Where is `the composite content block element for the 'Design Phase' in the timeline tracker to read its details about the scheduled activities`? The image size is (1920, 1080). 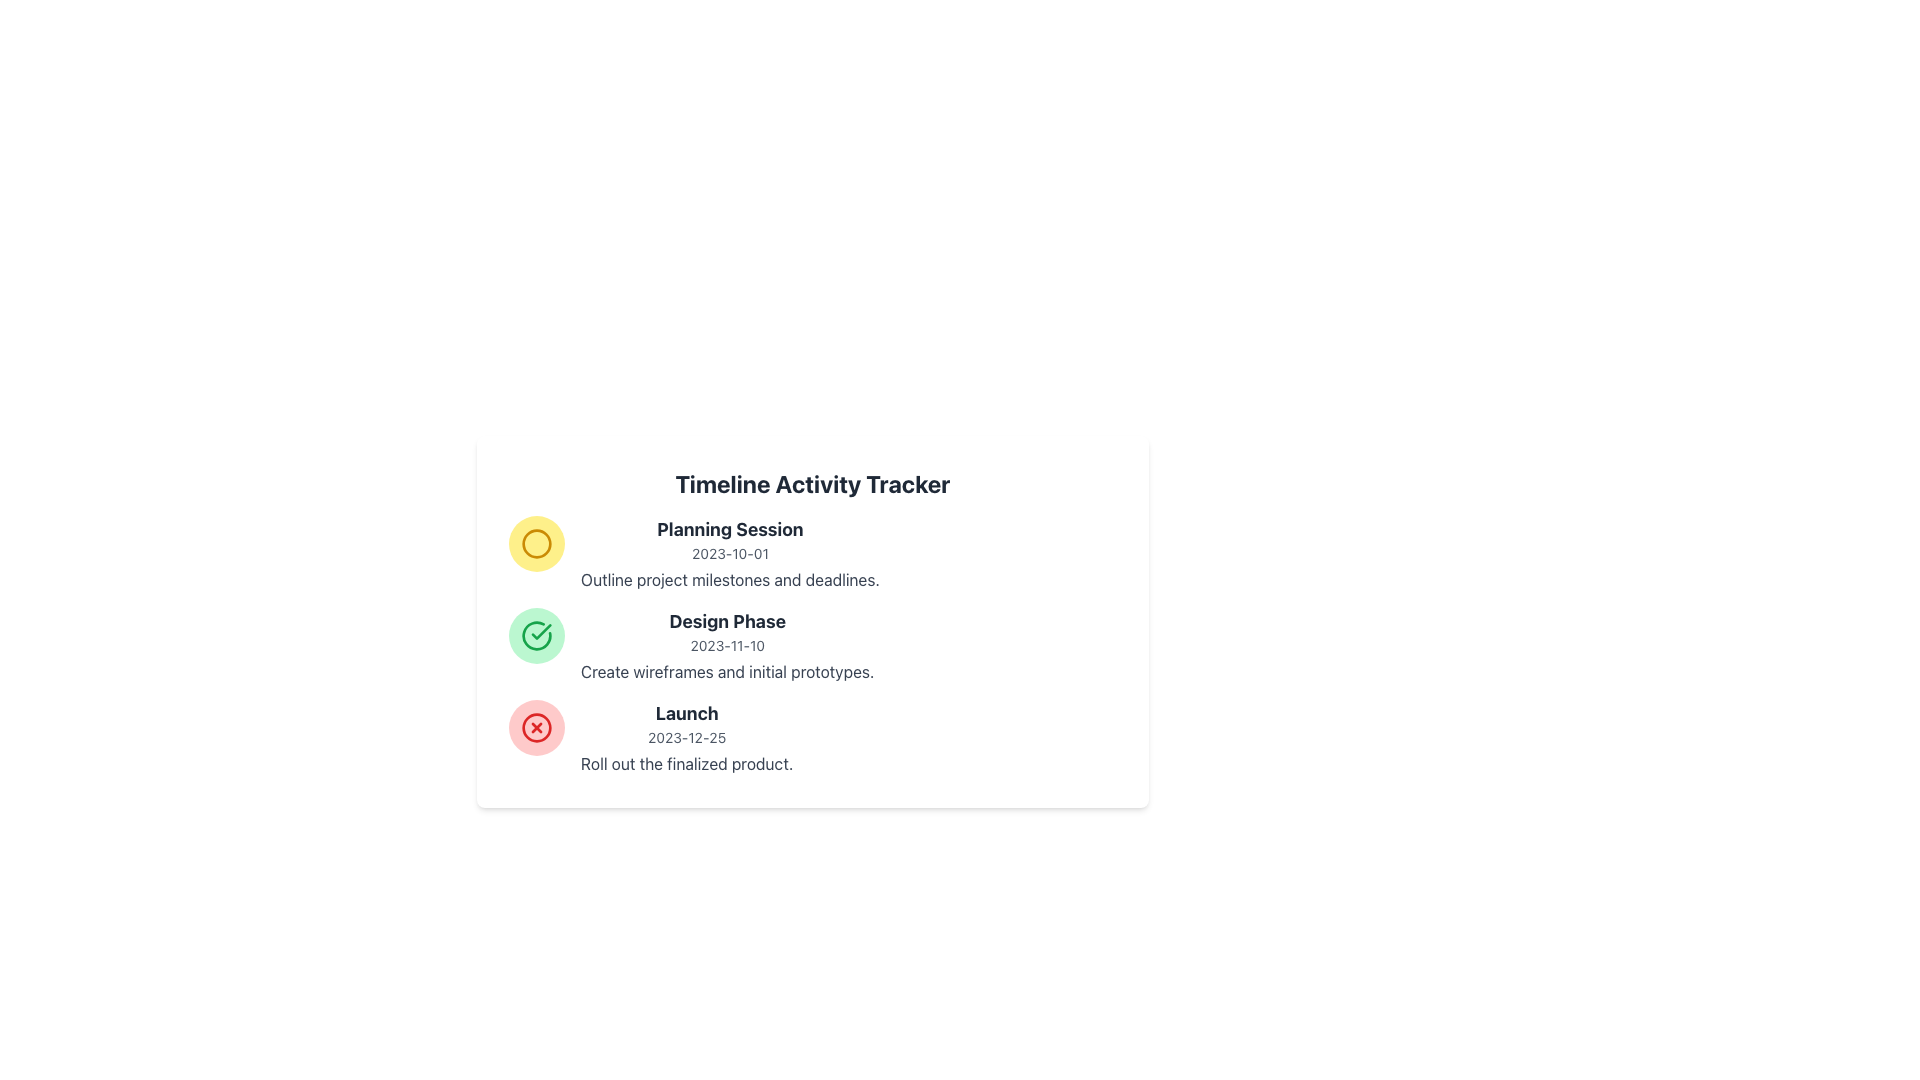
the composite content block element for the 'Design Phase' in the timeline tracker to read its details about the scheduled activities is located at coordinates (812, 645).